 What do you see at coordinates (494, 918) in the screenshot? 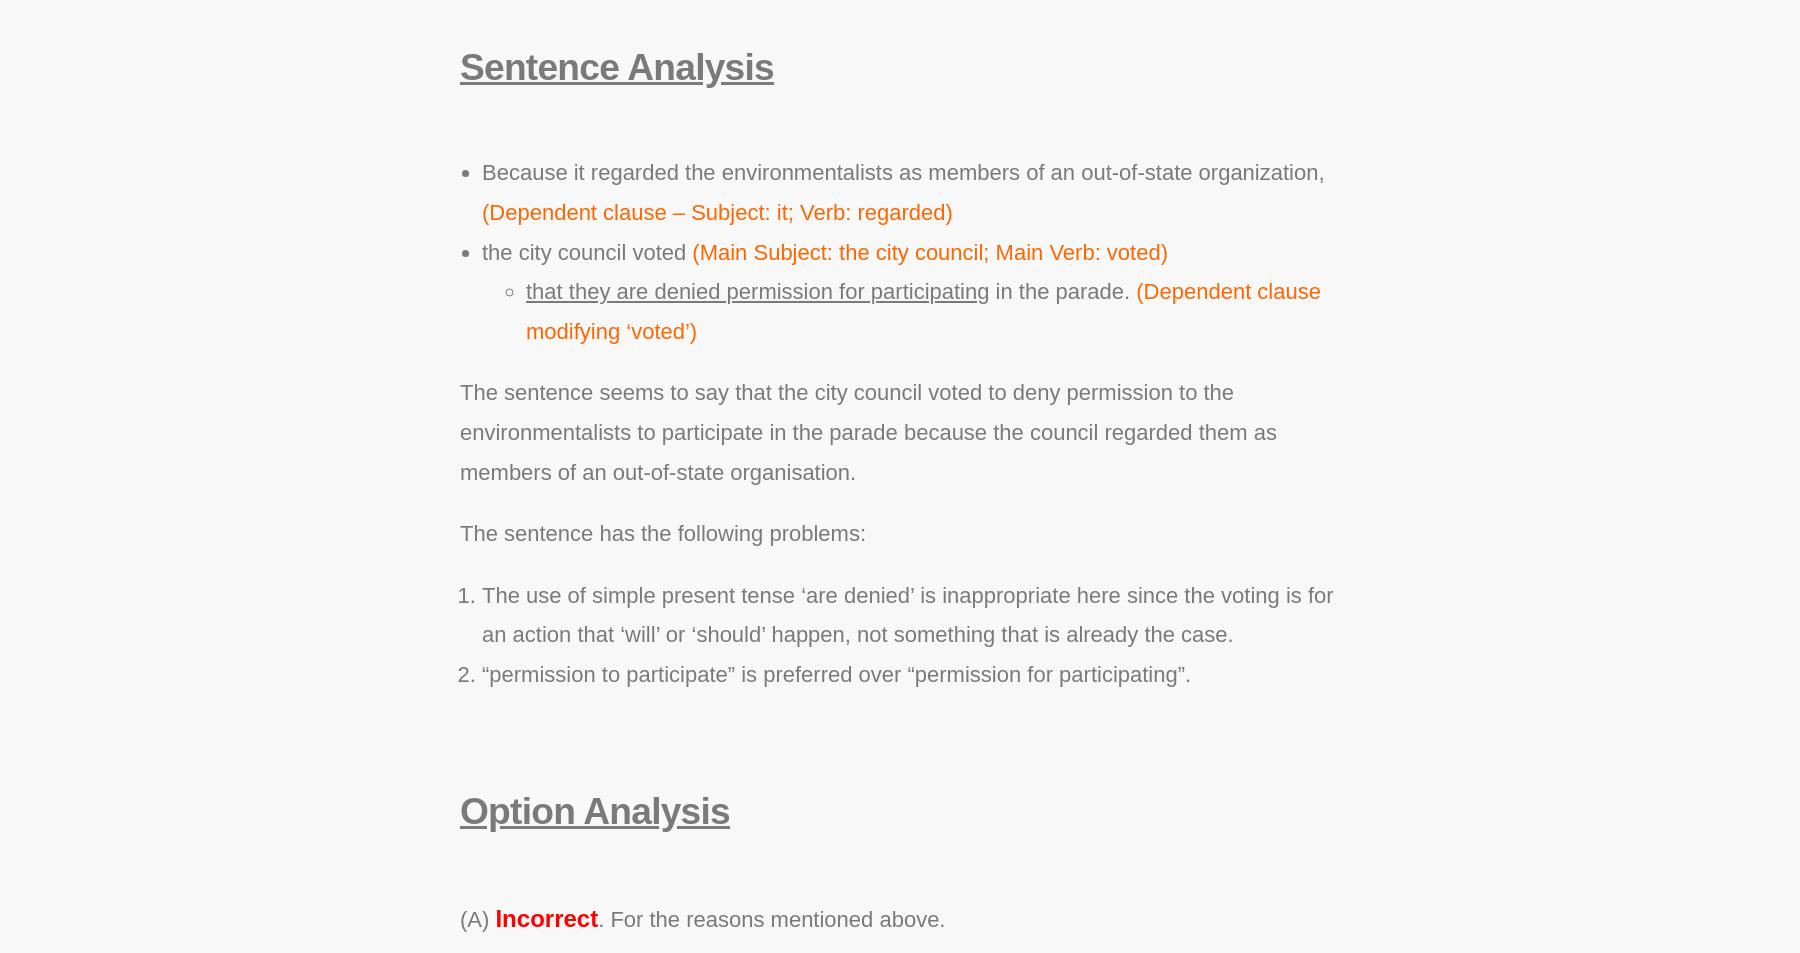
I see `'Incorrect'` at bounding box center [494, 918].